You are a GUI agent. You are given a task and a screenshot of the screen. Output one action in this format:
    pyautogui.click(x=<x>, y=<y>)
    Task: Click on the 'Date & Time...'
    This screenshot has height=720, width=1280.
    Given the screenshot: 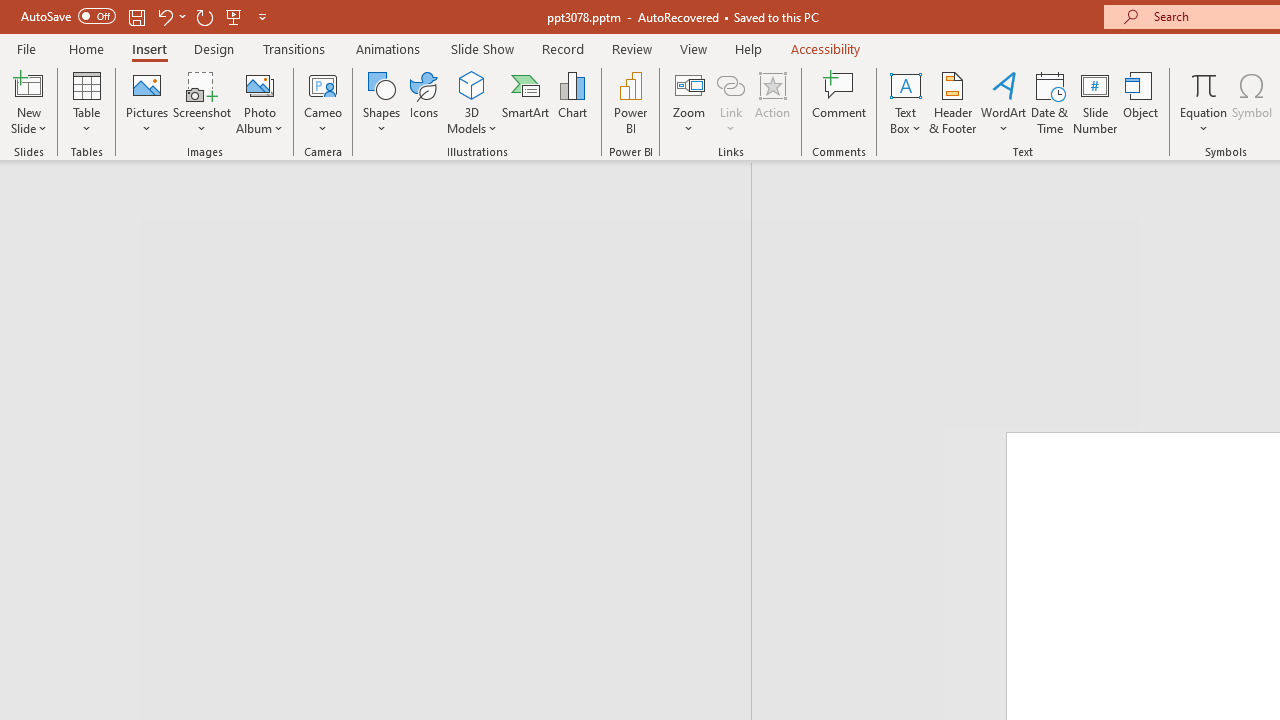 What is the action you would take?
    pyautogui.click(x=1049, y=103)
    